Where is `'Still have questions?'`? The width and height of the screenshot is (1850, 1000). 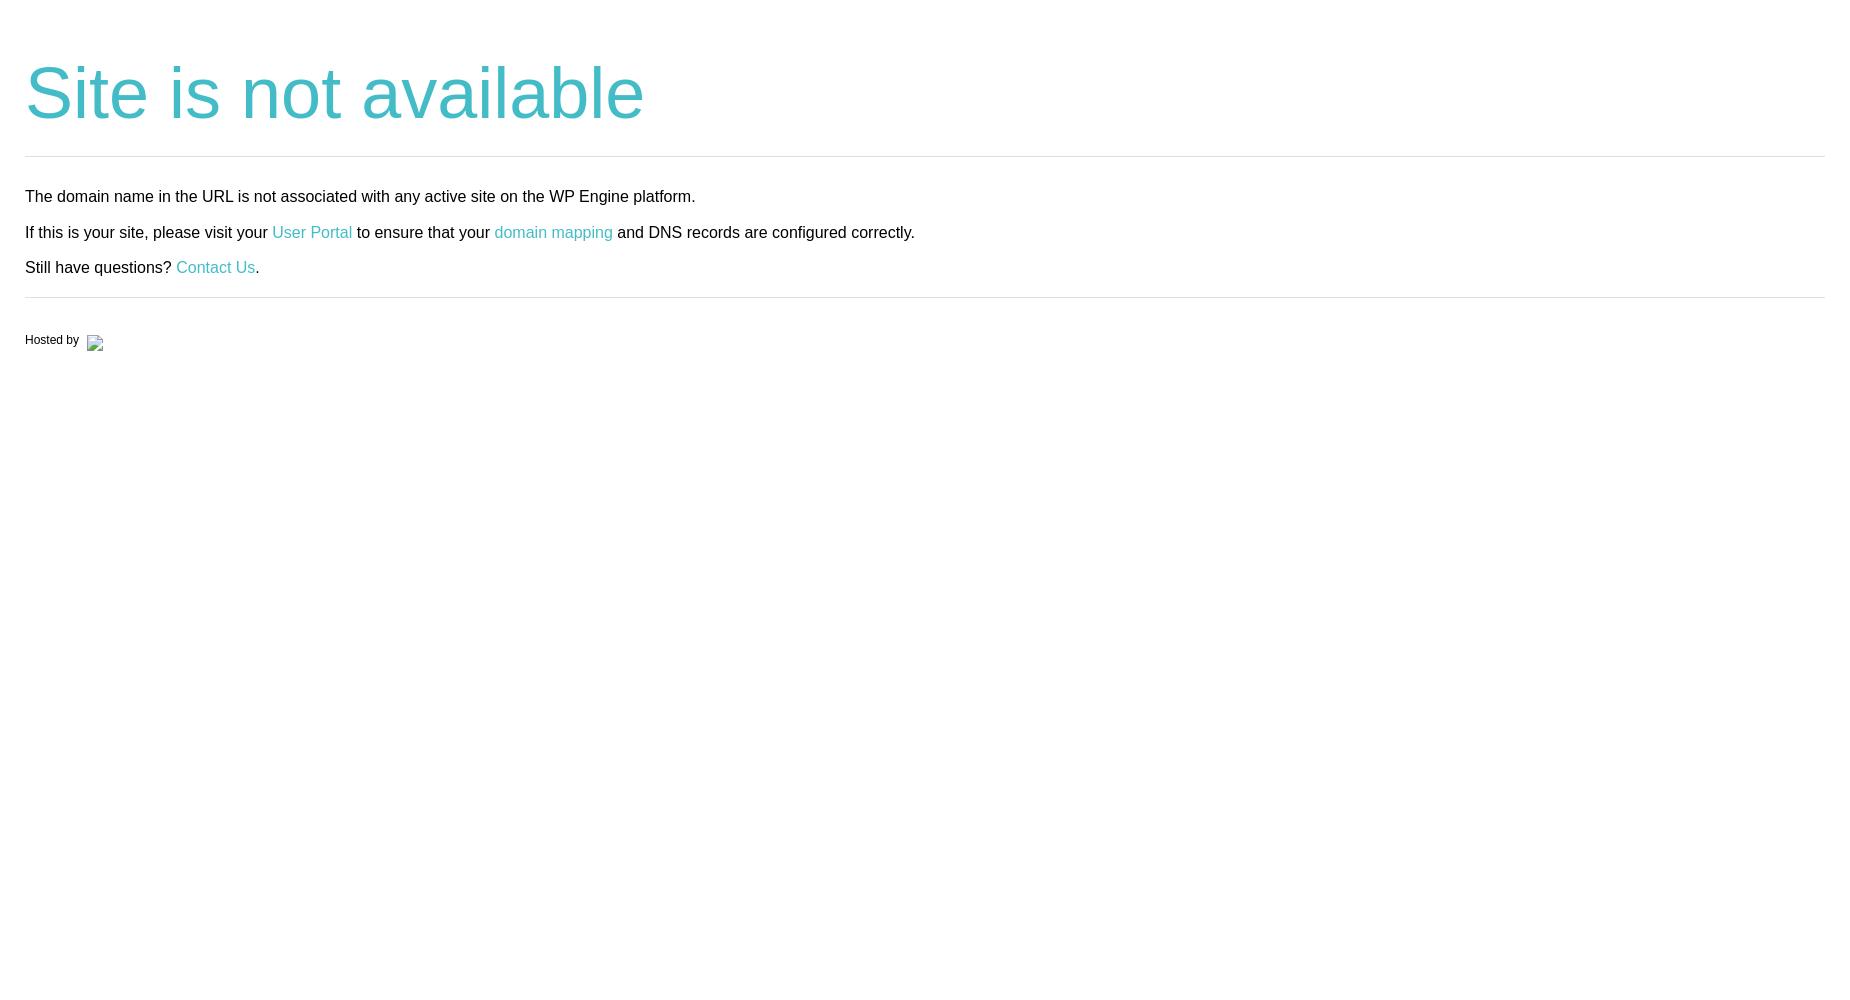 'Still have questions?' is located at coordinates (23, 266).